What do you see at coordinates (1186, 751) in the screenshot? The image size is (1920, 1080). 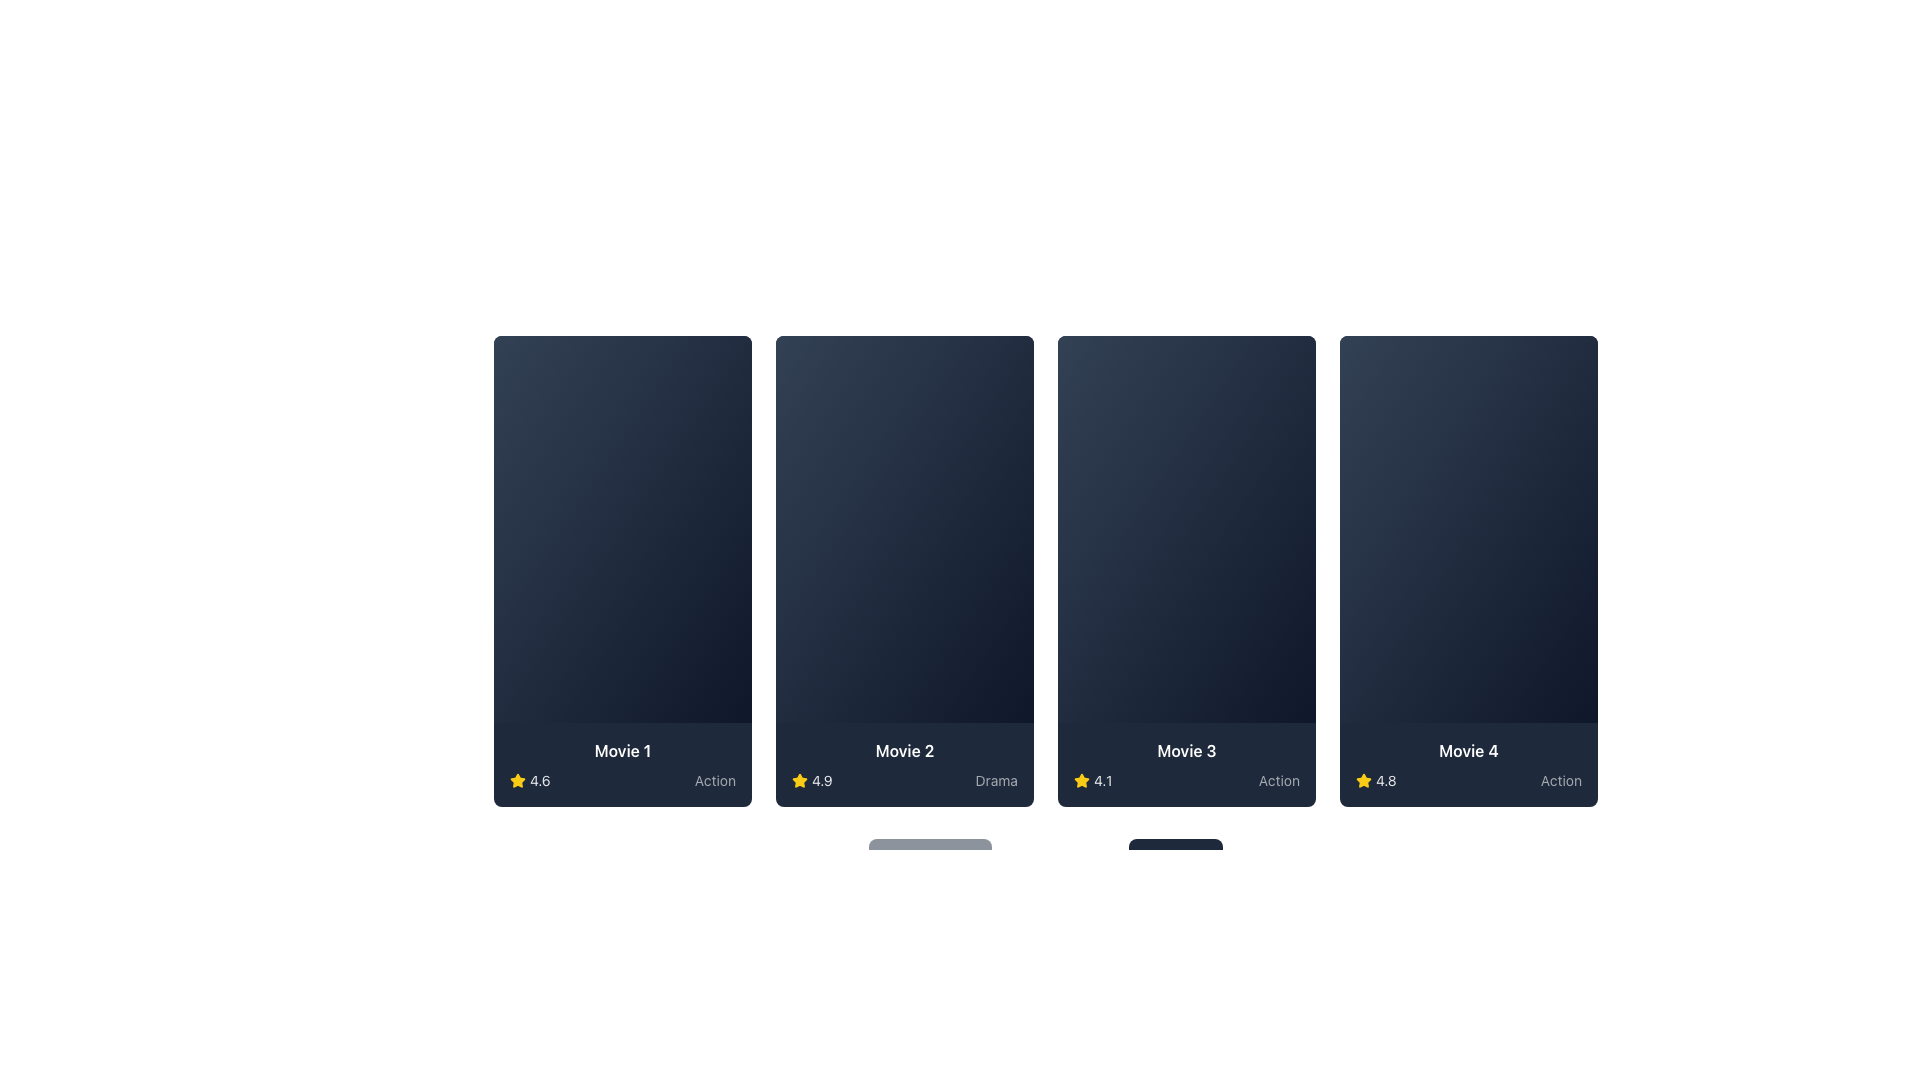 I see `the 'Movie 3' text label, which is displayed in white bold font on a dark blue background, located at the center of the third card in a series of four horizontally aligned cards` at bounding box center [1186, 751].